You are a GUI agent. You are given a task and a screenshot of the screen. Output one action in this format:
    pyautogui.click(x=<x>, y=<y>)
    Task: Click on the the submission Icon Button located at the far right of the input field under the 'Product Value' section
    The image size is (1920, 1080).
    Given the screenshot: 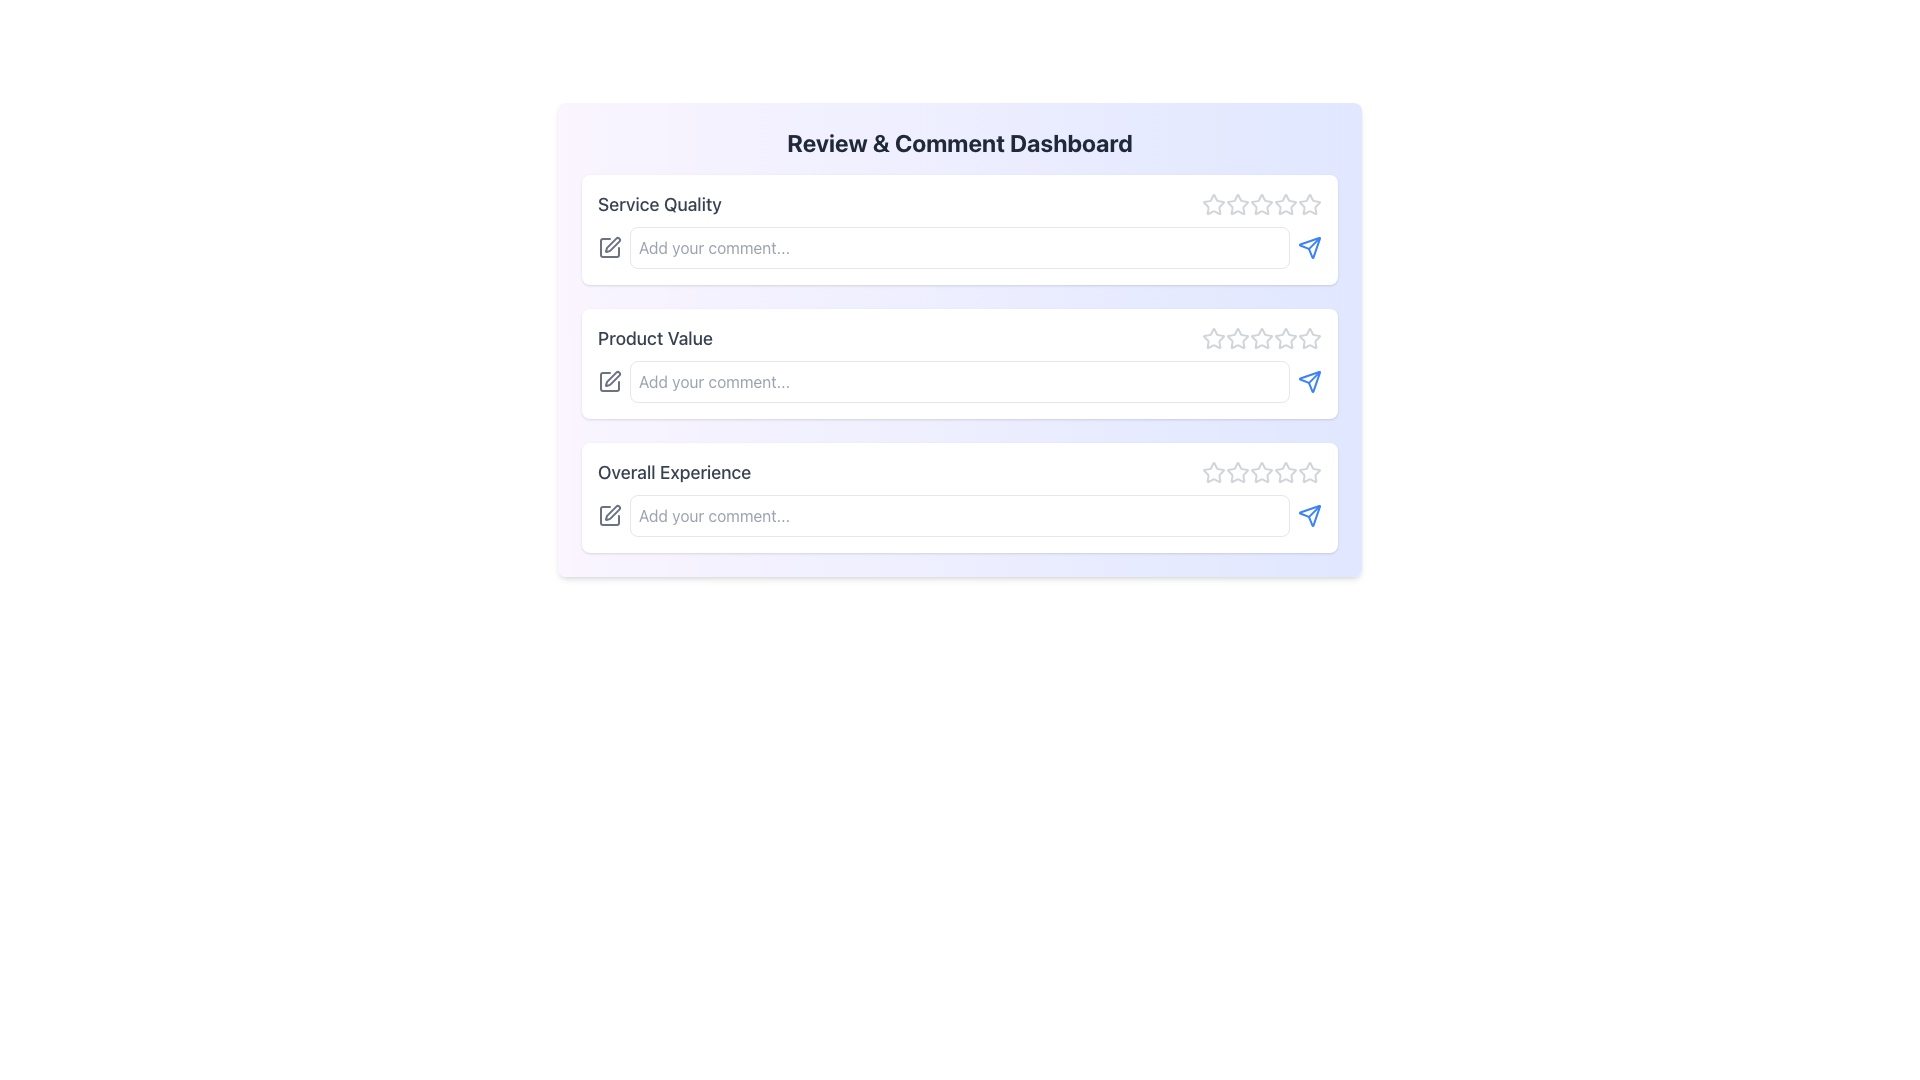 What is the action you would take?
    pyautogui.click(x=1310, y=381)
    